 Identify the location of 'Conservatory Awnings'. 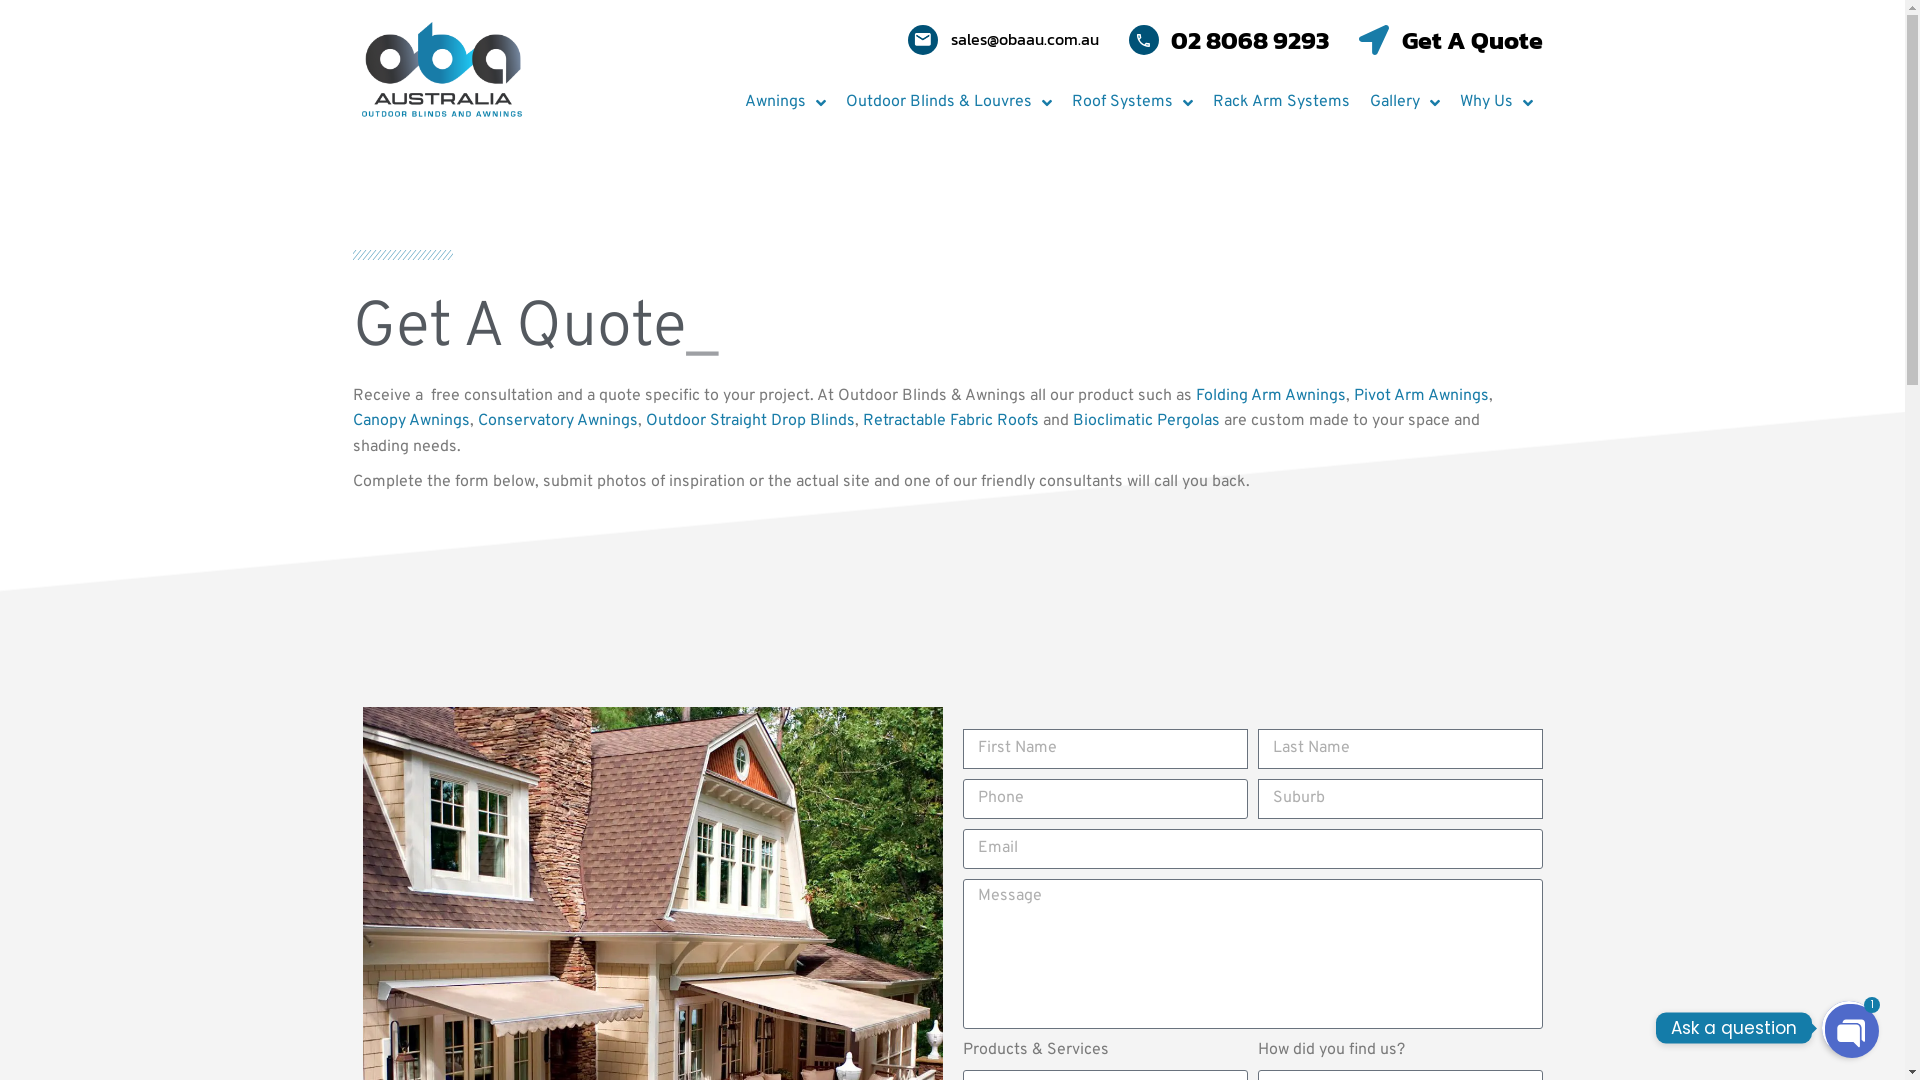
(557, 419).